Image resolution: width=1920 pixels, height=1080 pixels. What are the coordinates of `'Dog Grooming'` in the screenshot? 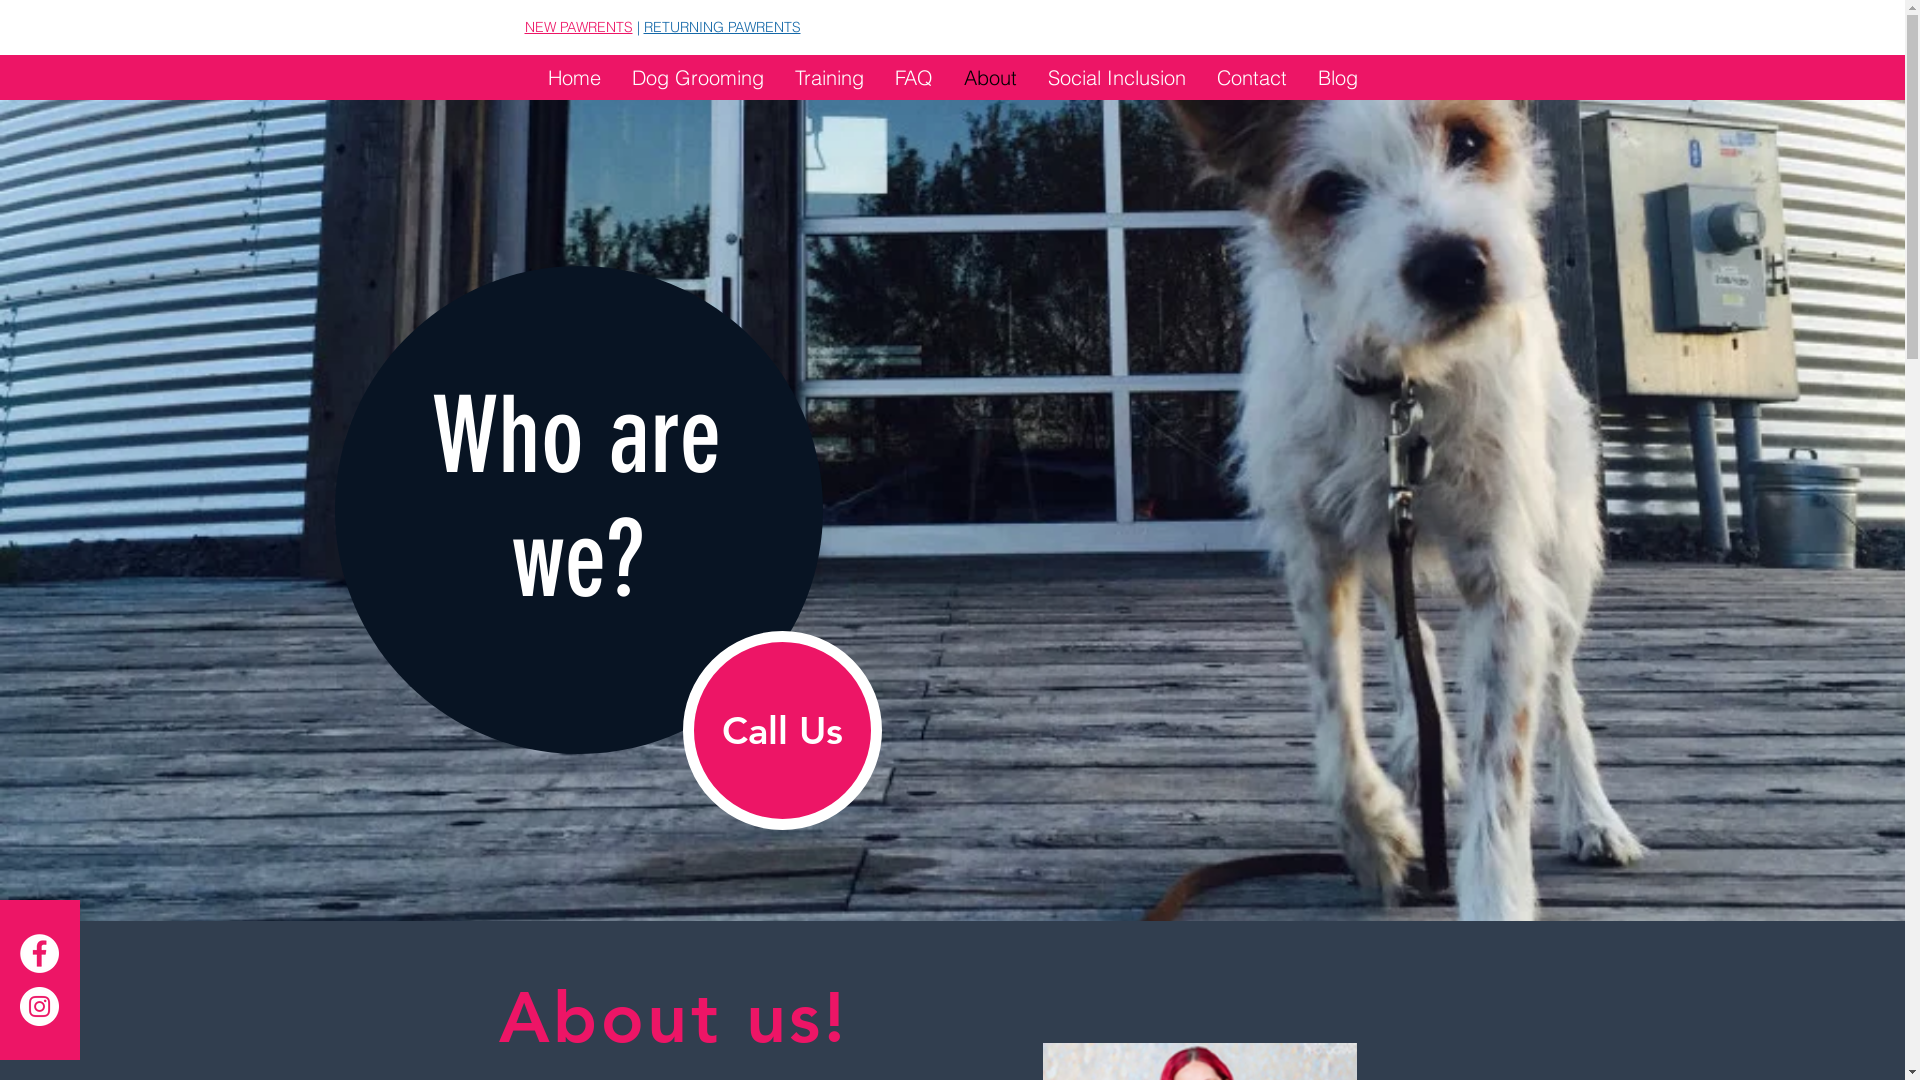 It's located at (697, 76).